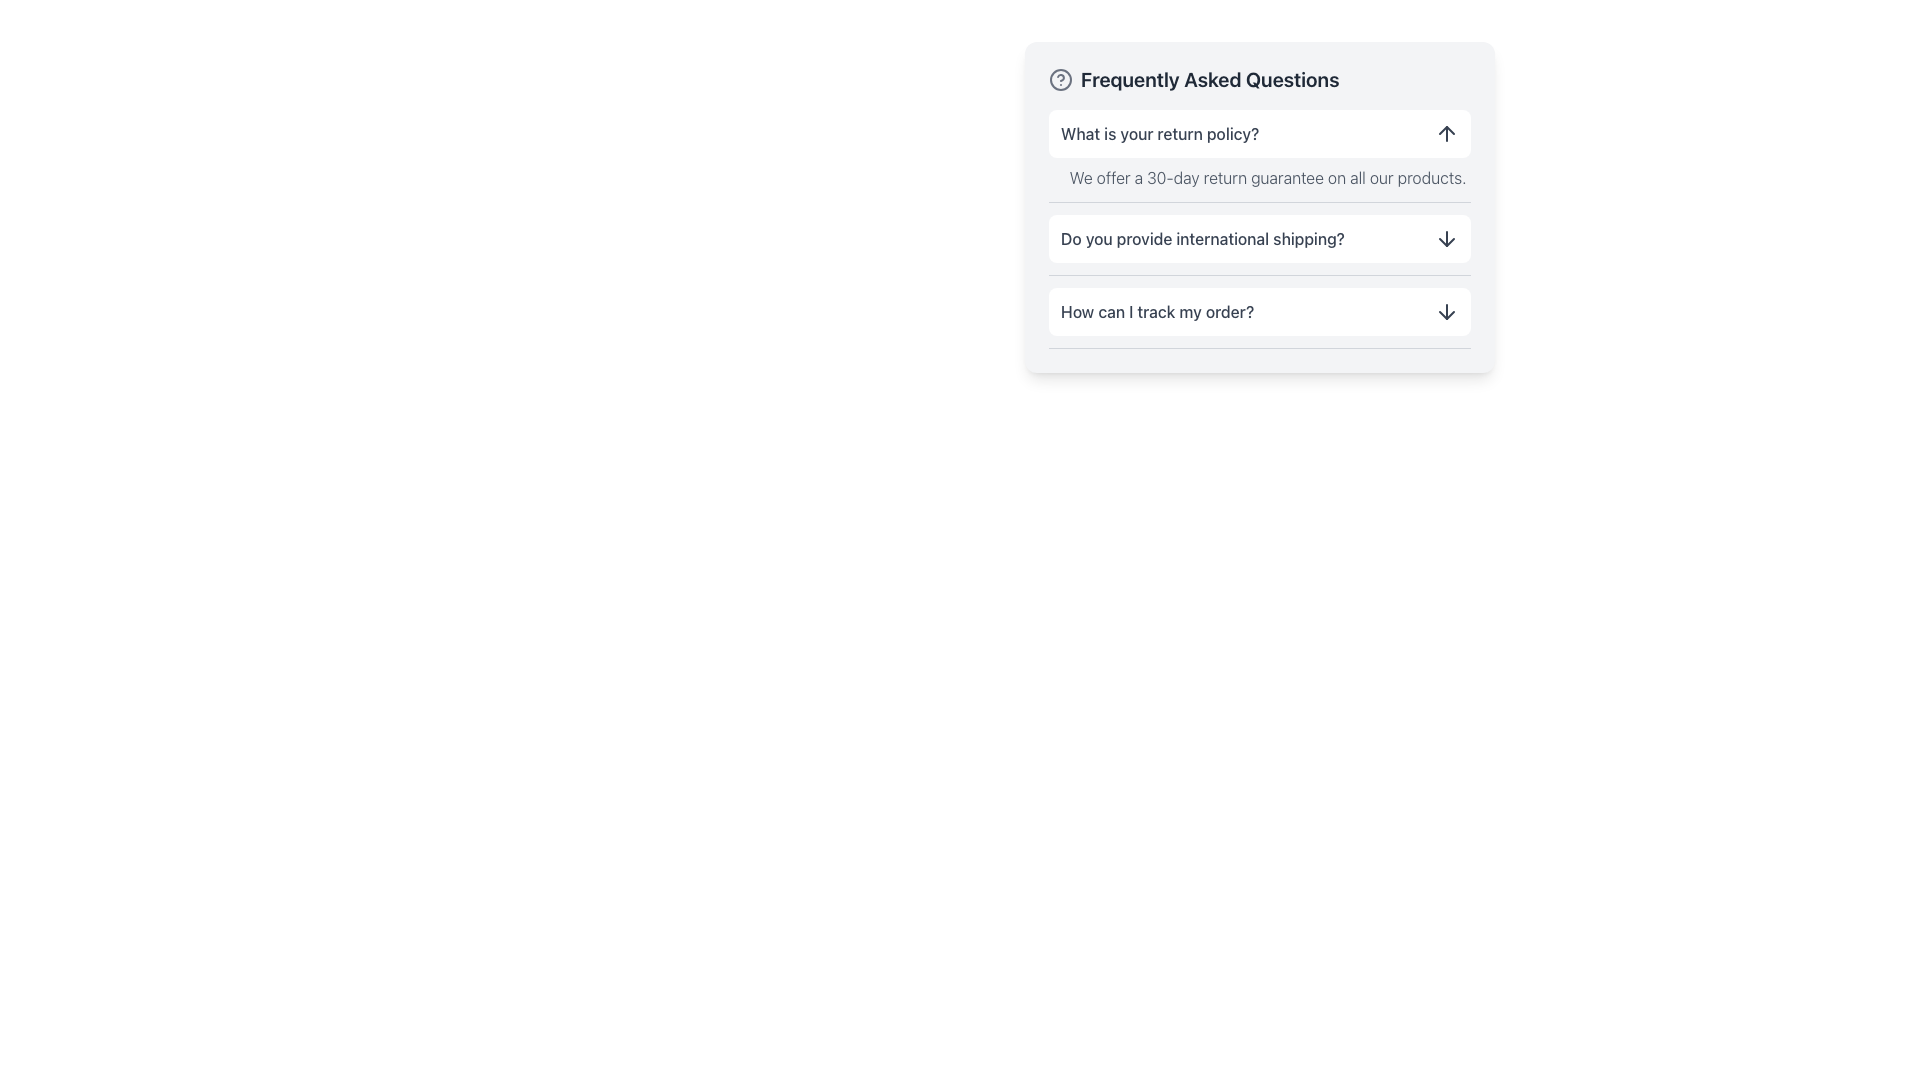  I want to click on the interactive dropdown menu item labeled 'How can I track my order?', so click(1258, 312).